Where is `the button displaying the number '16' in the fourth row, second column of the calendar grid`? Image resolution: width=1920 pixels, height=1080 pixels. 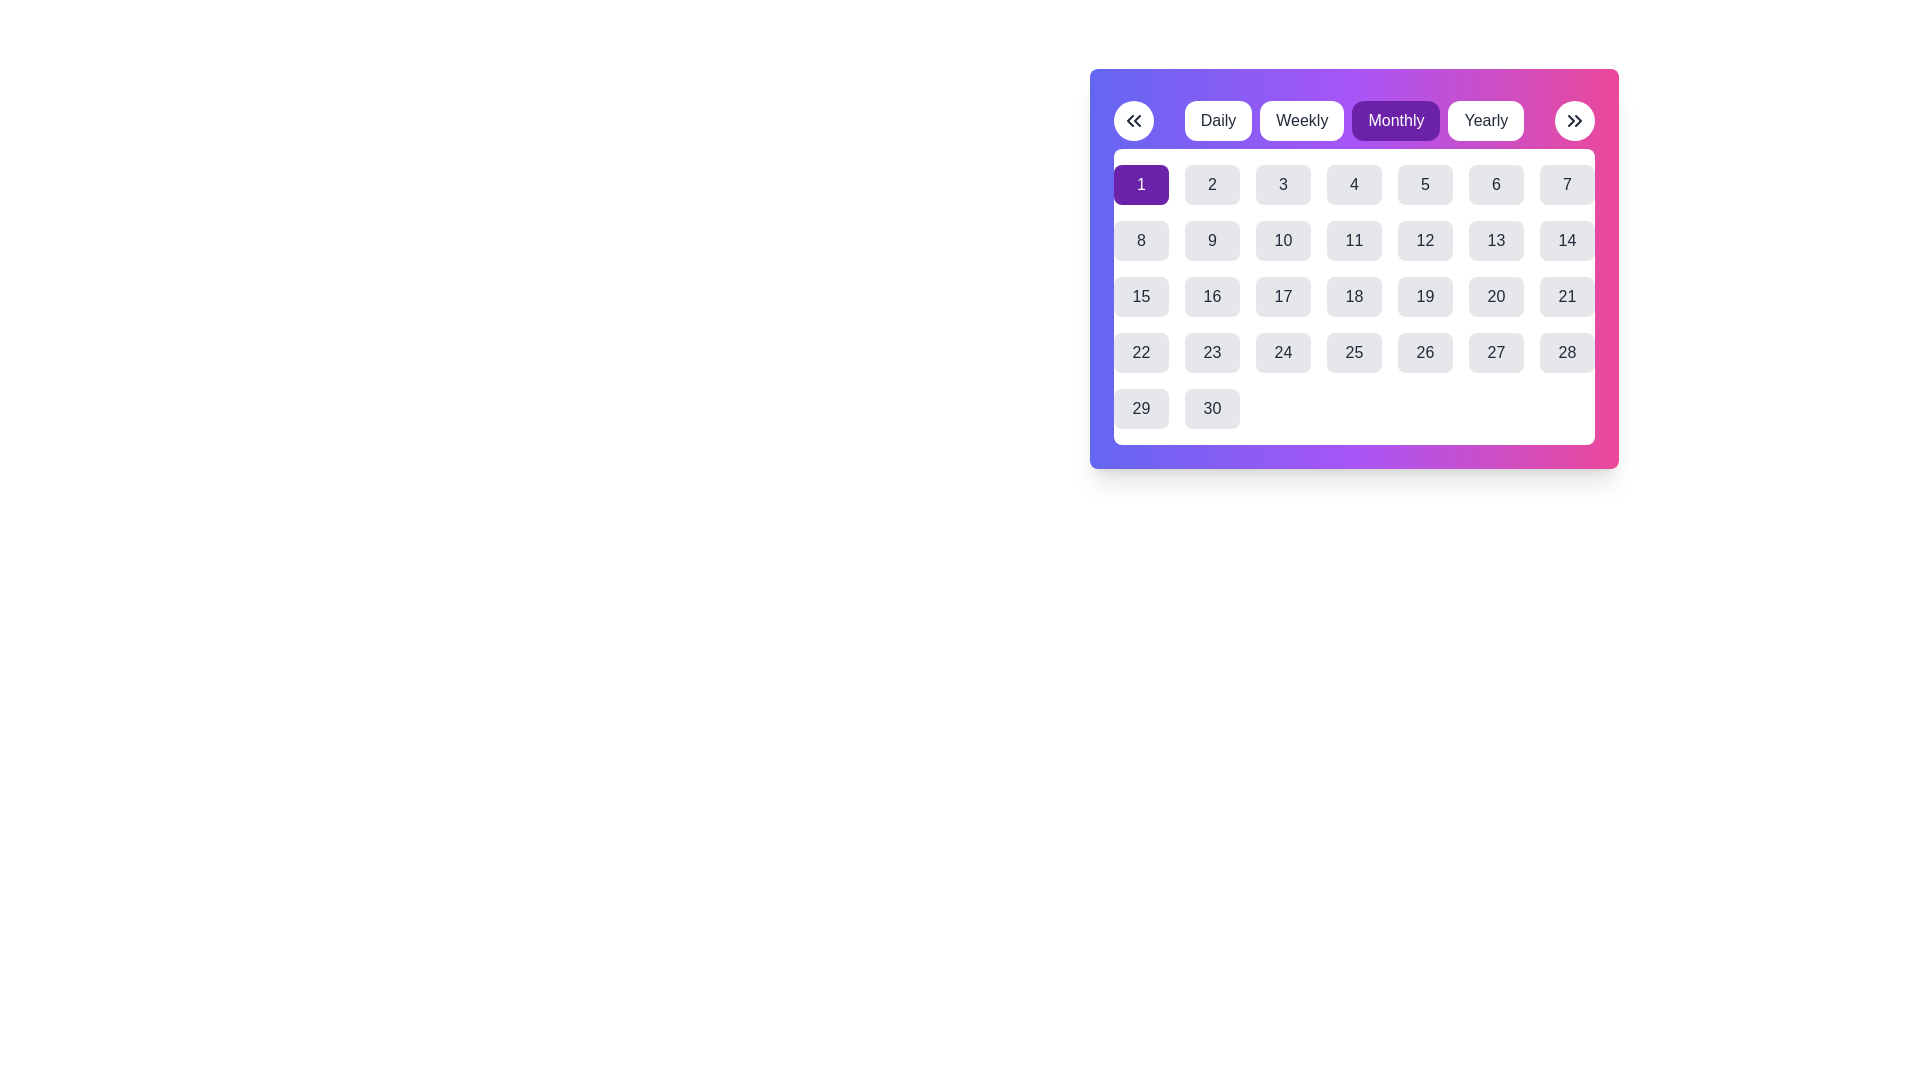
the button displaying the number '16' in the fourth row, second column of the calendar grid is located at coordinates (1211, 297).